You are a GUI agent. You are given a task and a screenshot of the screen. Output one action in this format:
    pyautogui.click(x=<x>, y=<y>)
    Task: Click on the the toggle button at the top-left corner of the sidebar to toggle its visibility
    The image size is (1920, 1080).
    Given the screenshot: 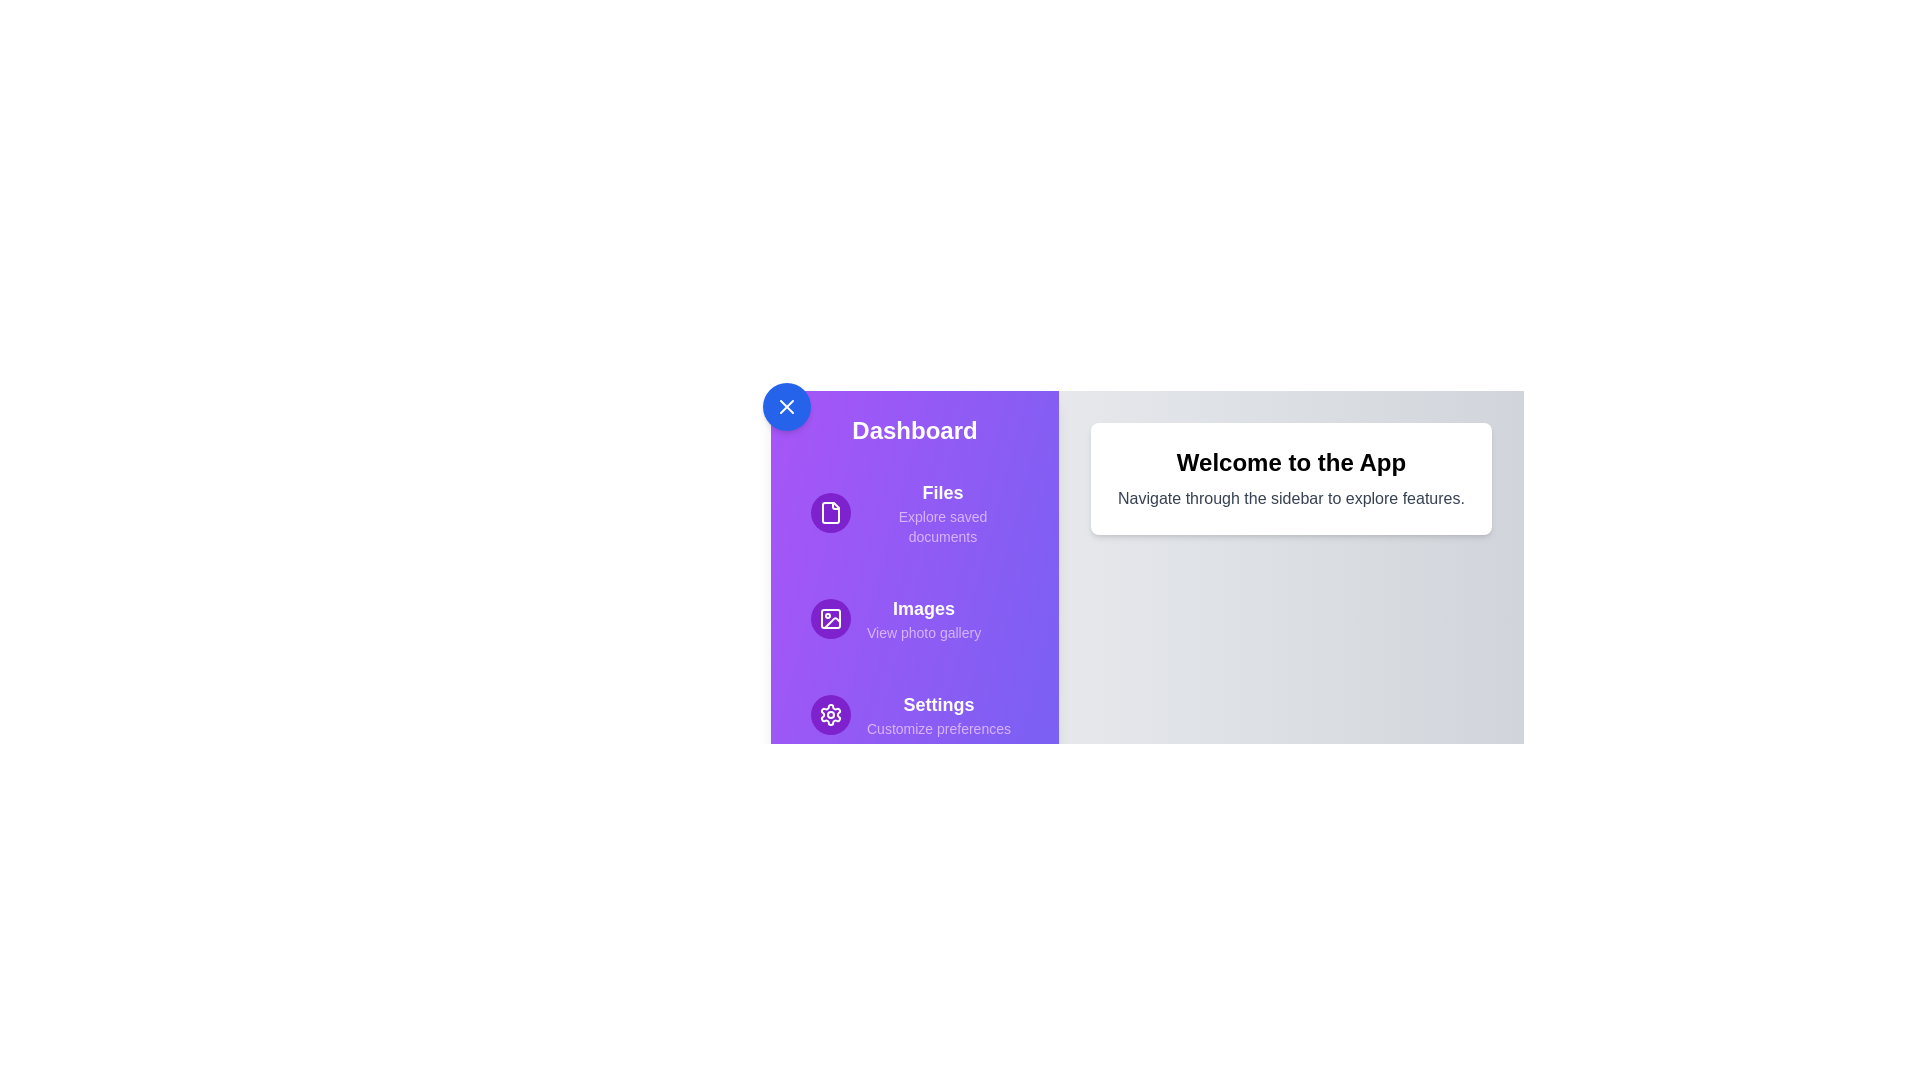 What is the action you would take?
    pyautogui.click(x=786, y=406)
    